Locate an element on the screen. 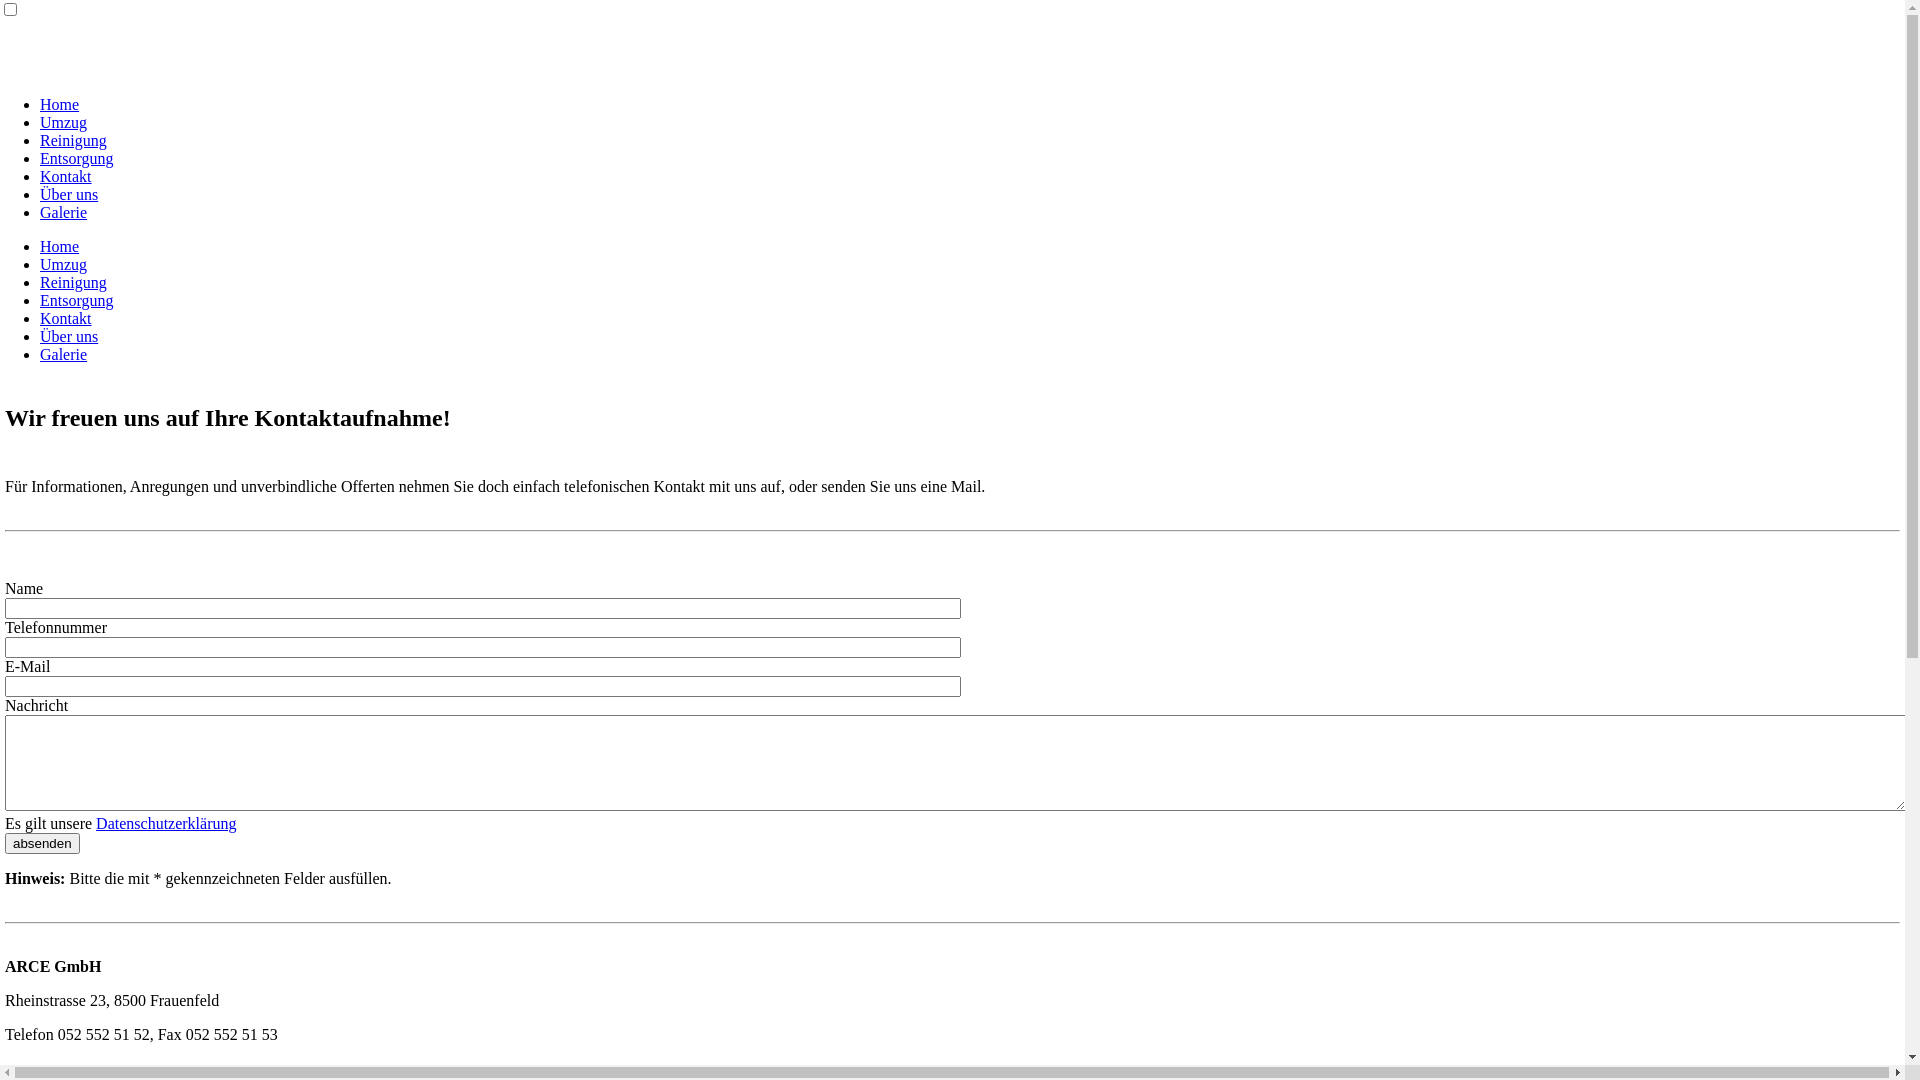  'Galerie' is located at coordinates (63, 353).